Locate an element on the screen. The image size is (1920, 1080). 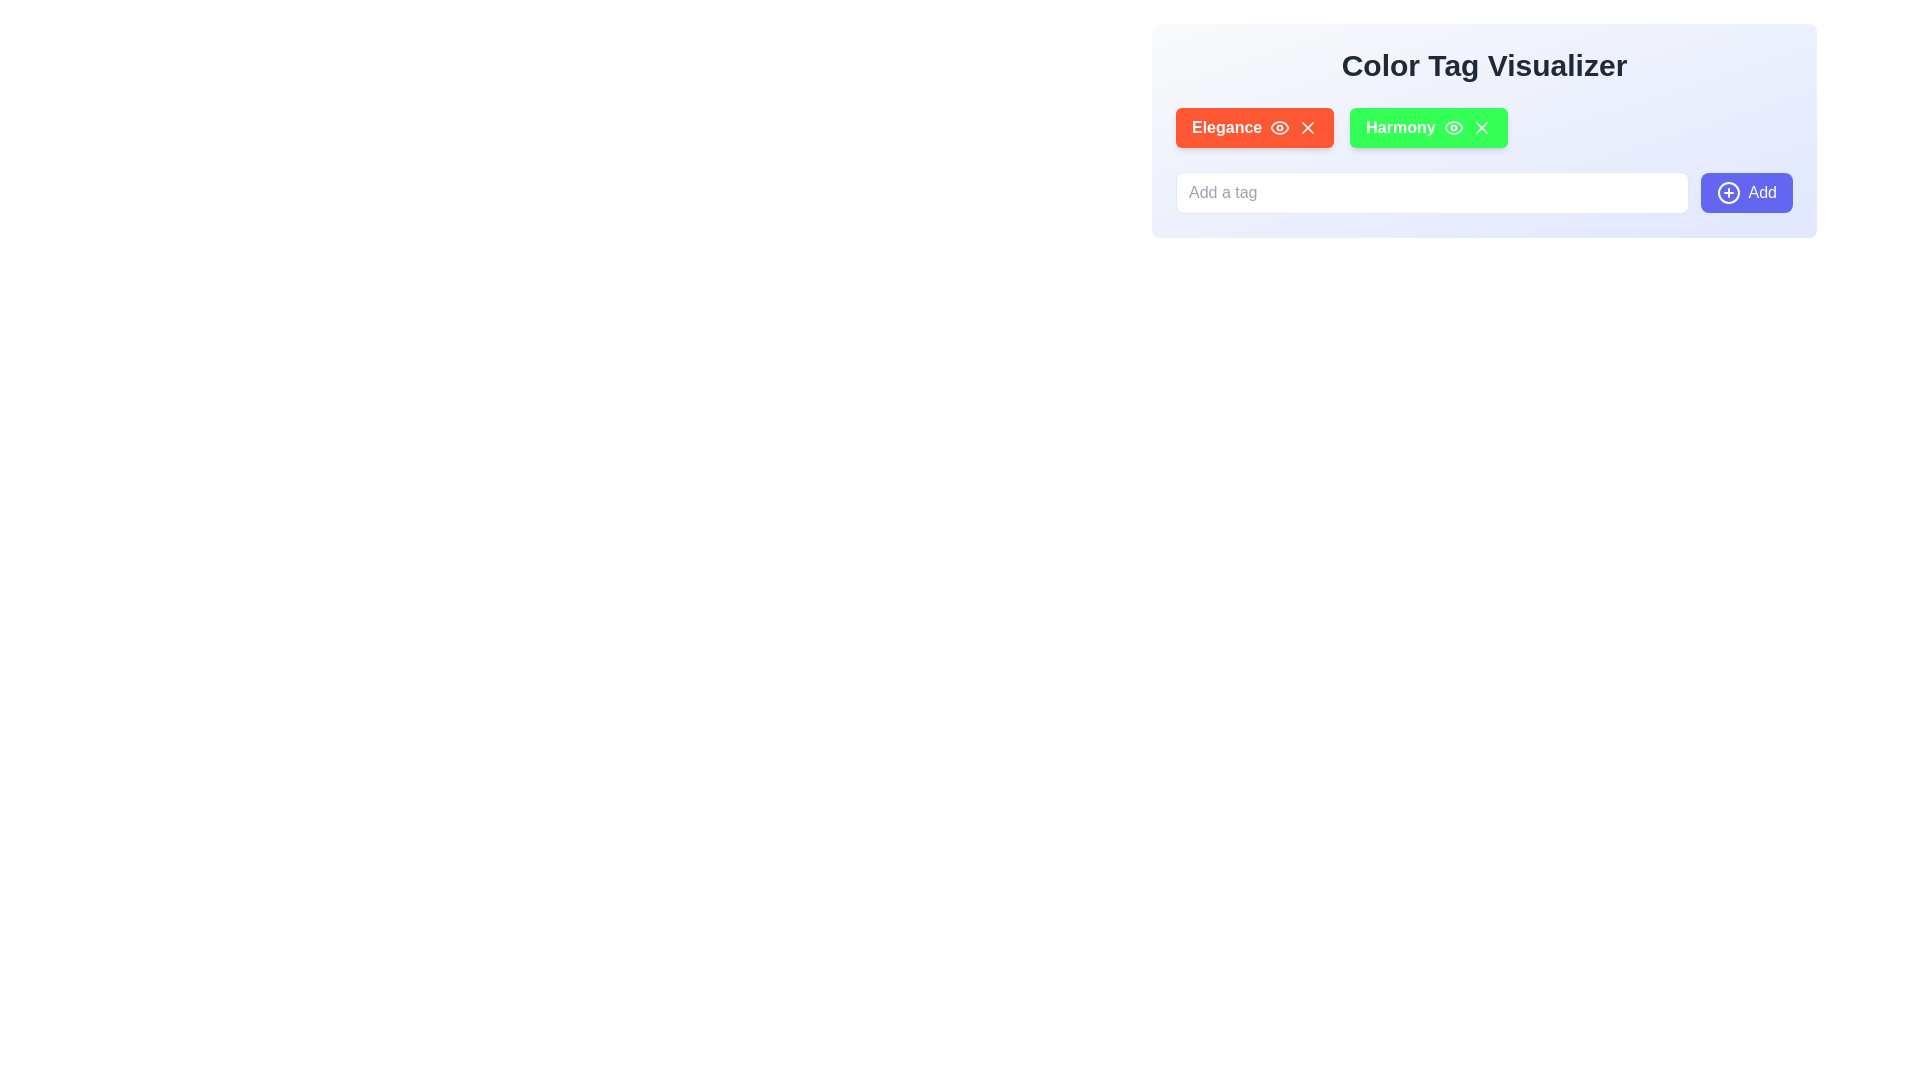
the addition icon located within the 'Add' button at the far right of the interface, adjacent to the text 'Add' is located at coordinates (1727, 192).